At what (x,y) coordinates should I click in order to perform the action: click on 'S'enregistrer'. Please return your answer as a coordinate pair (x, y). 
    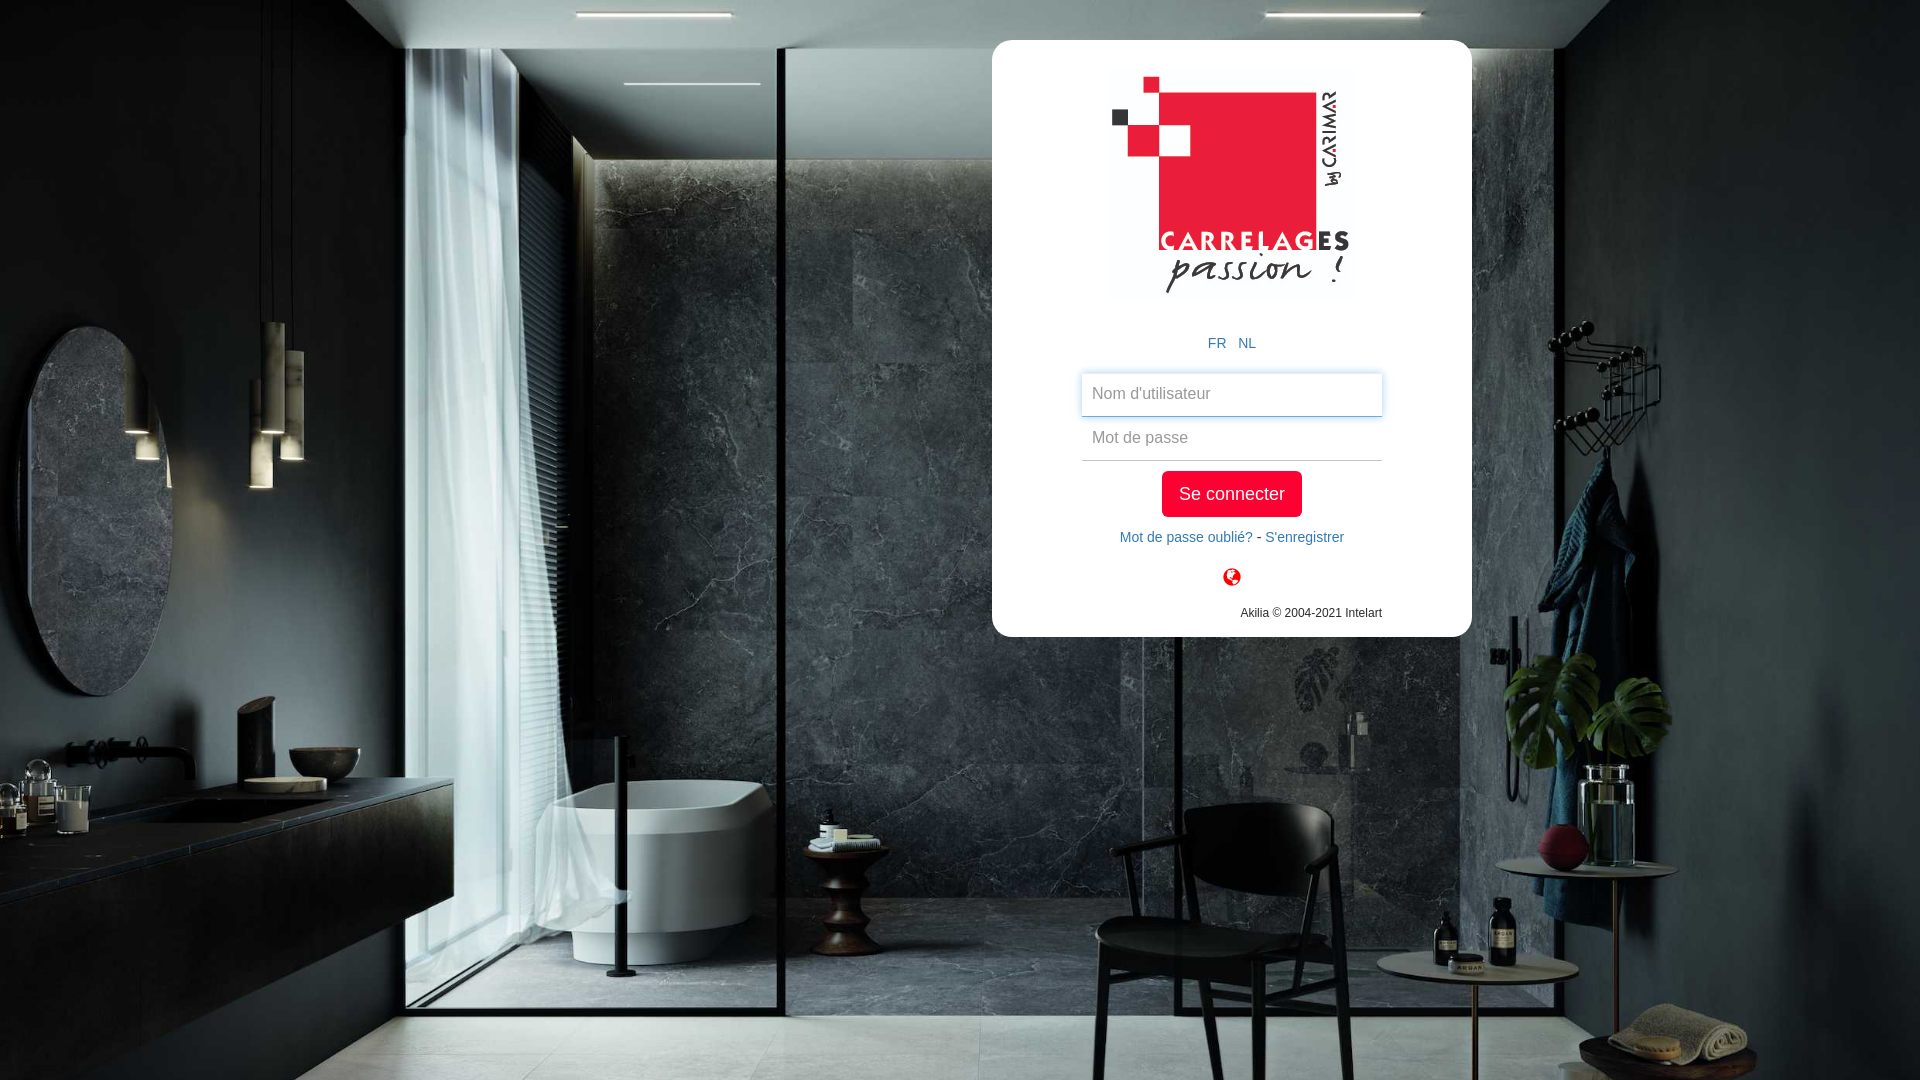
    Looking at the image, I should click on (1304, 535).